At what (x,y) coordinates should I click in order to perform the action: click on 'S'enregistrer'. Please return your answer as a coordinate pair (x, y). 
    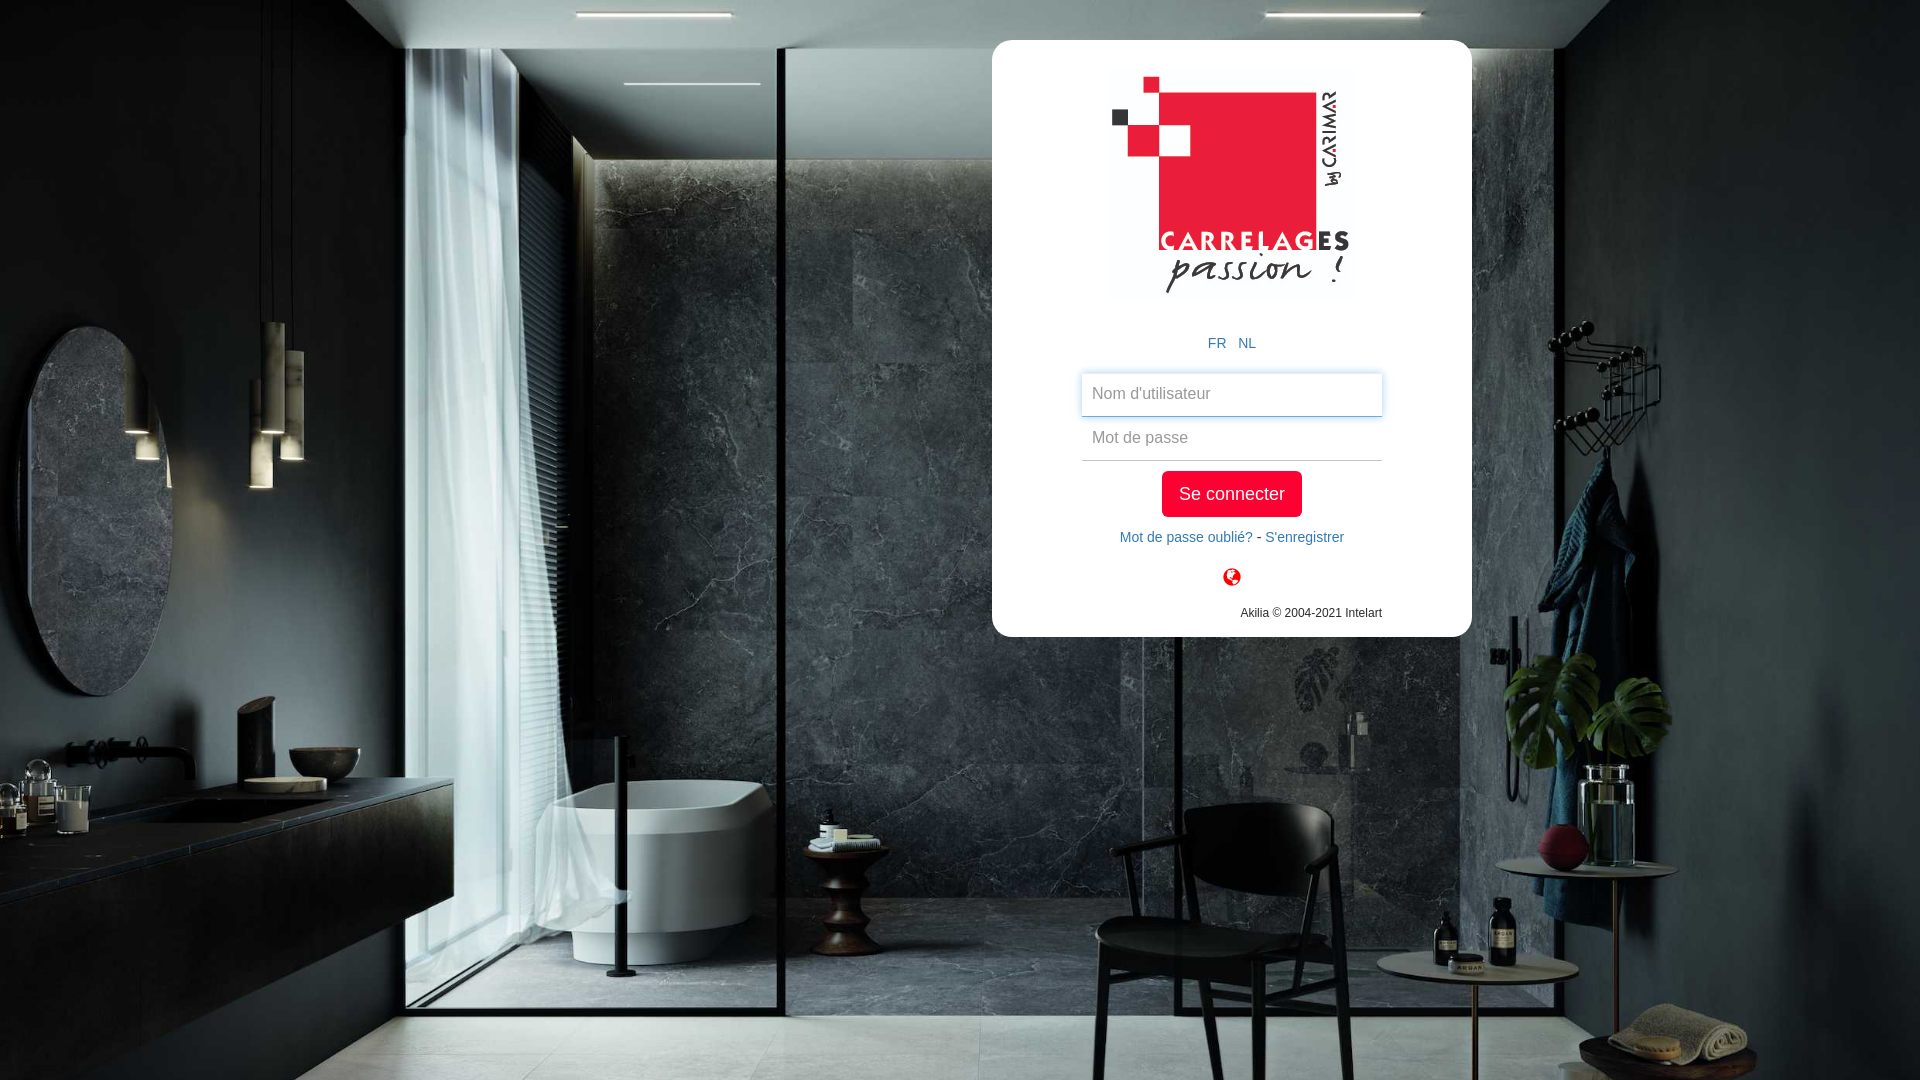
    Looking at the image, I should click on (1304, 535).